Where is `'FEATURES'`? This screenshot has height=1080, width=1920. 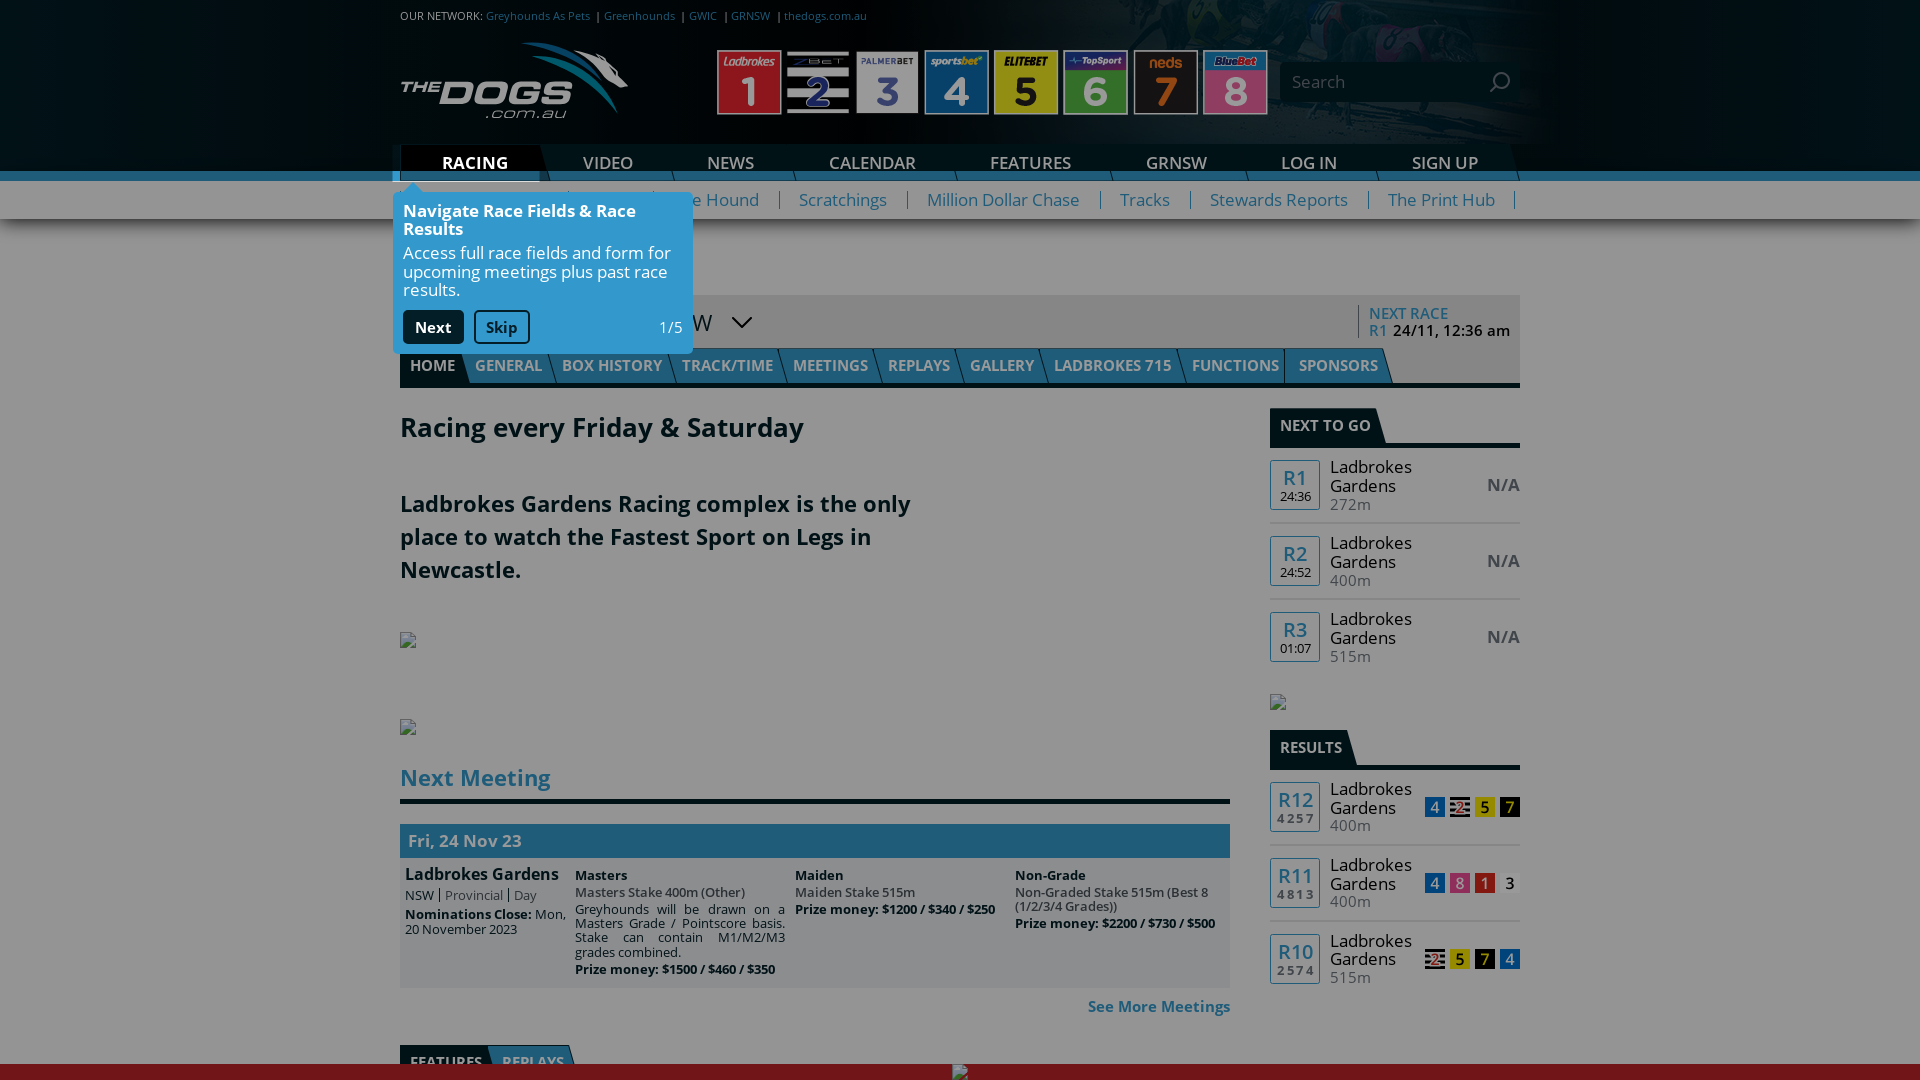
'FEATURES' is located at coordinates (1031, 161).